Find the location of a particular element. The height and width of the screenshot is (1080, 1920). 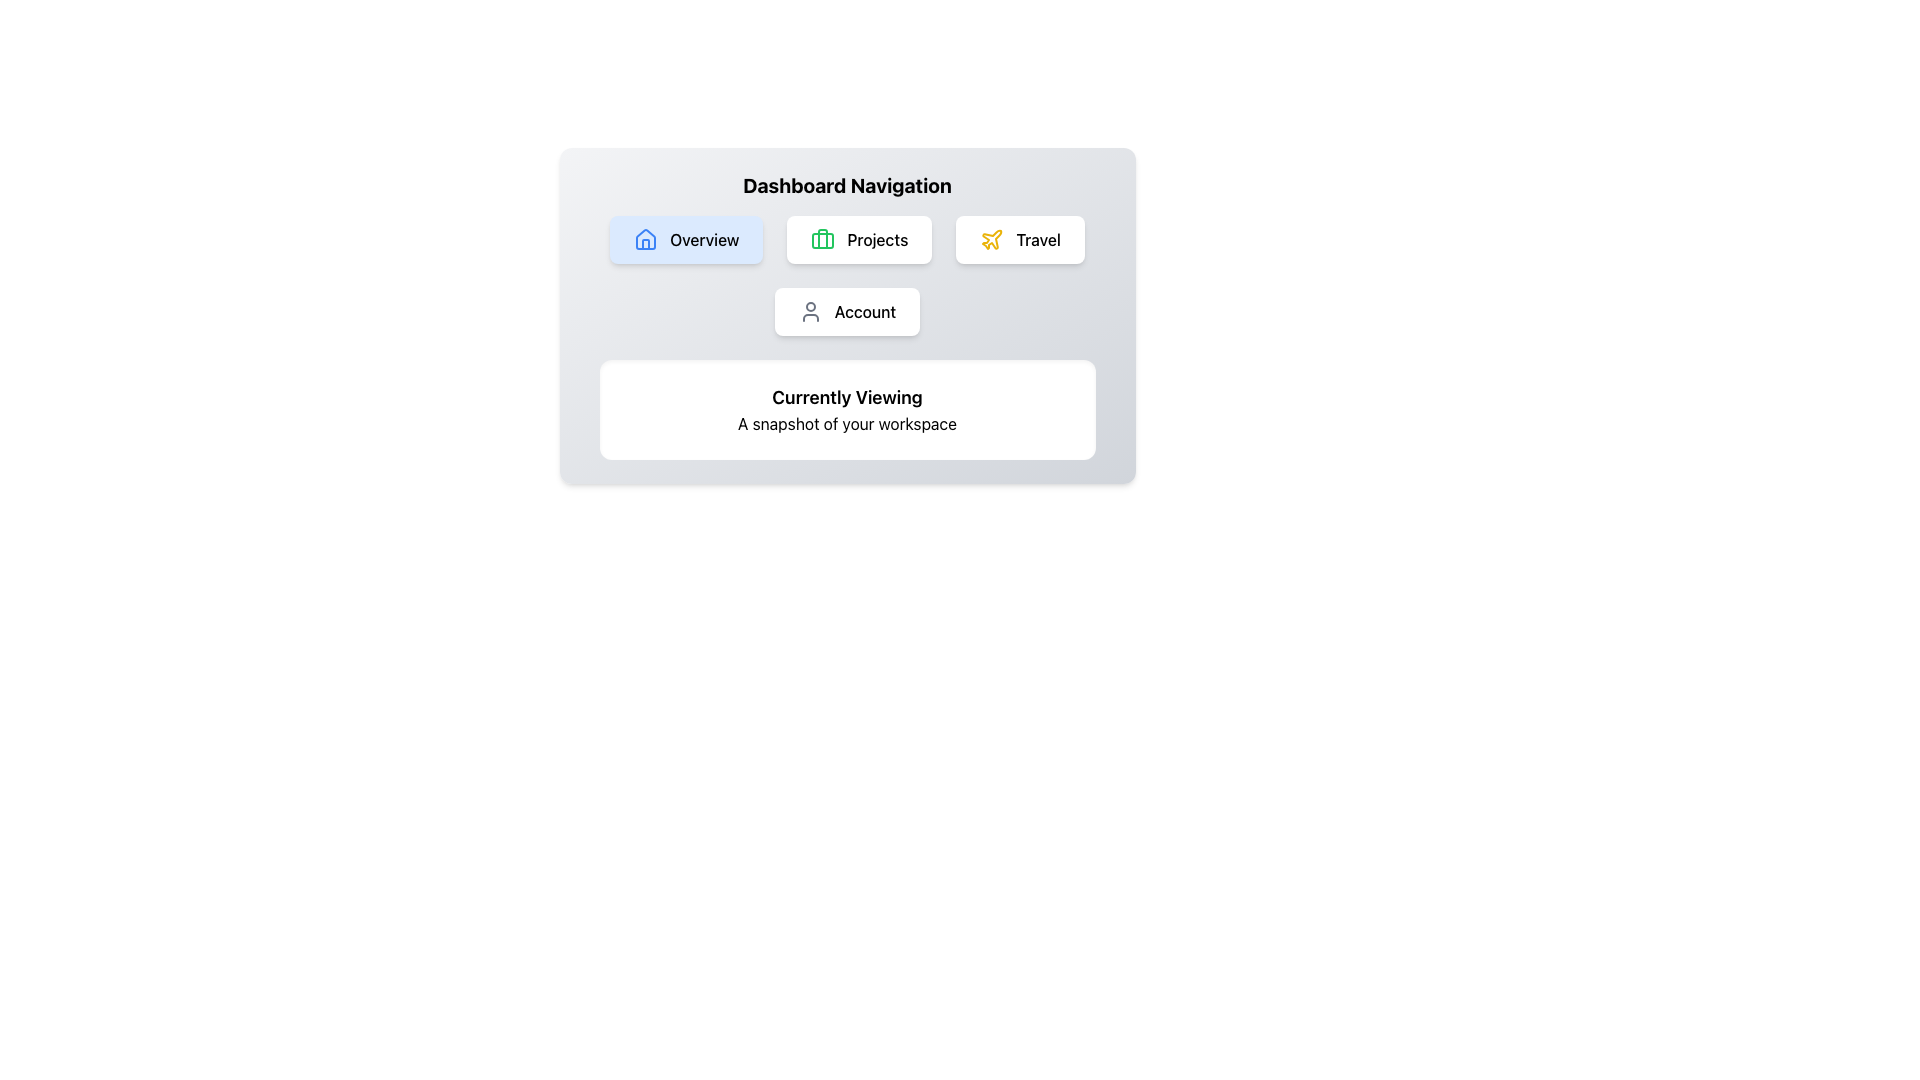

the blue house-shaped icon in the navigation section labeled 'Overview', positioned as the farthest left option is located at coordinates (646, 238).